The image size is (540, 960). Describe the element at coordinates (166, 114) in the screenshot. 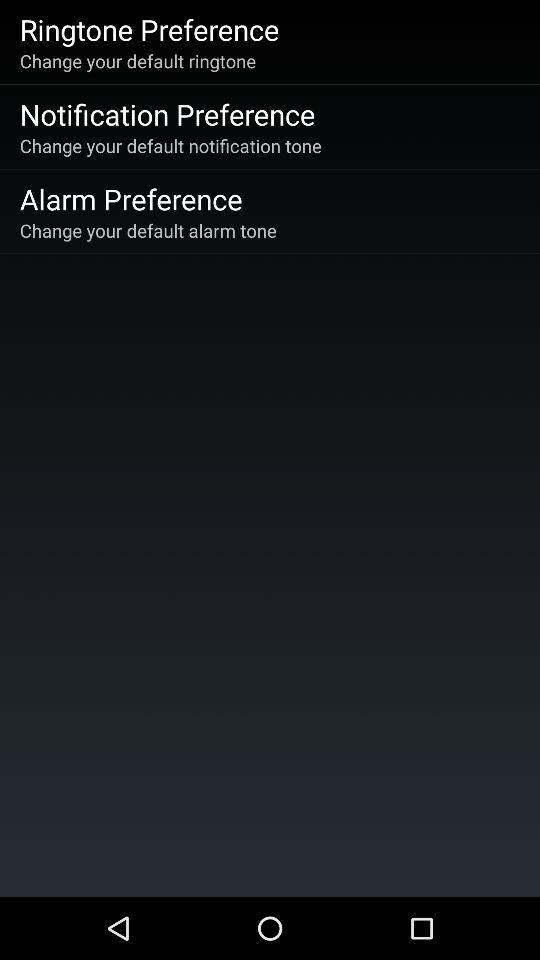

I see `the notification preference` at that location.